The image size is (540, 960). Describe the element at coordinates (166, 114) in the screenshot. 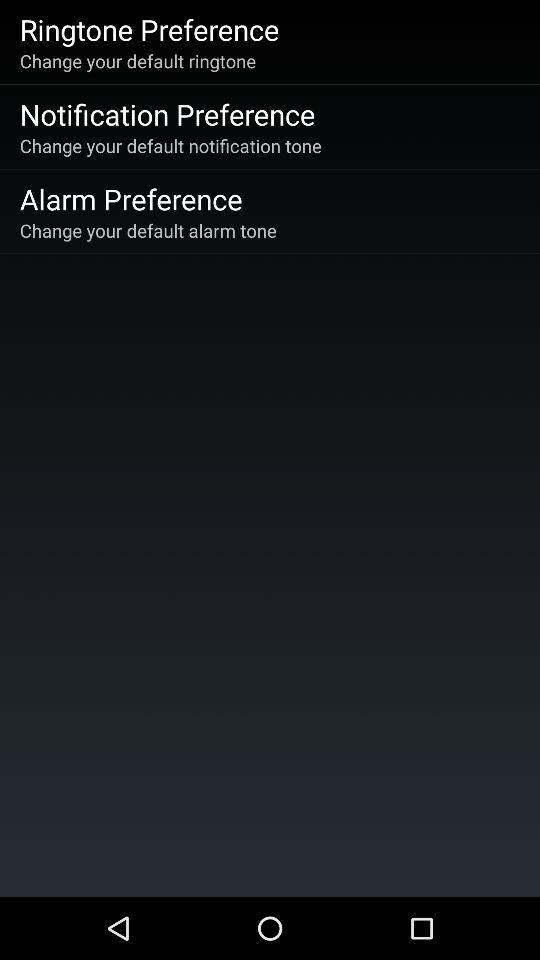

I see `the notification preference` at that location.